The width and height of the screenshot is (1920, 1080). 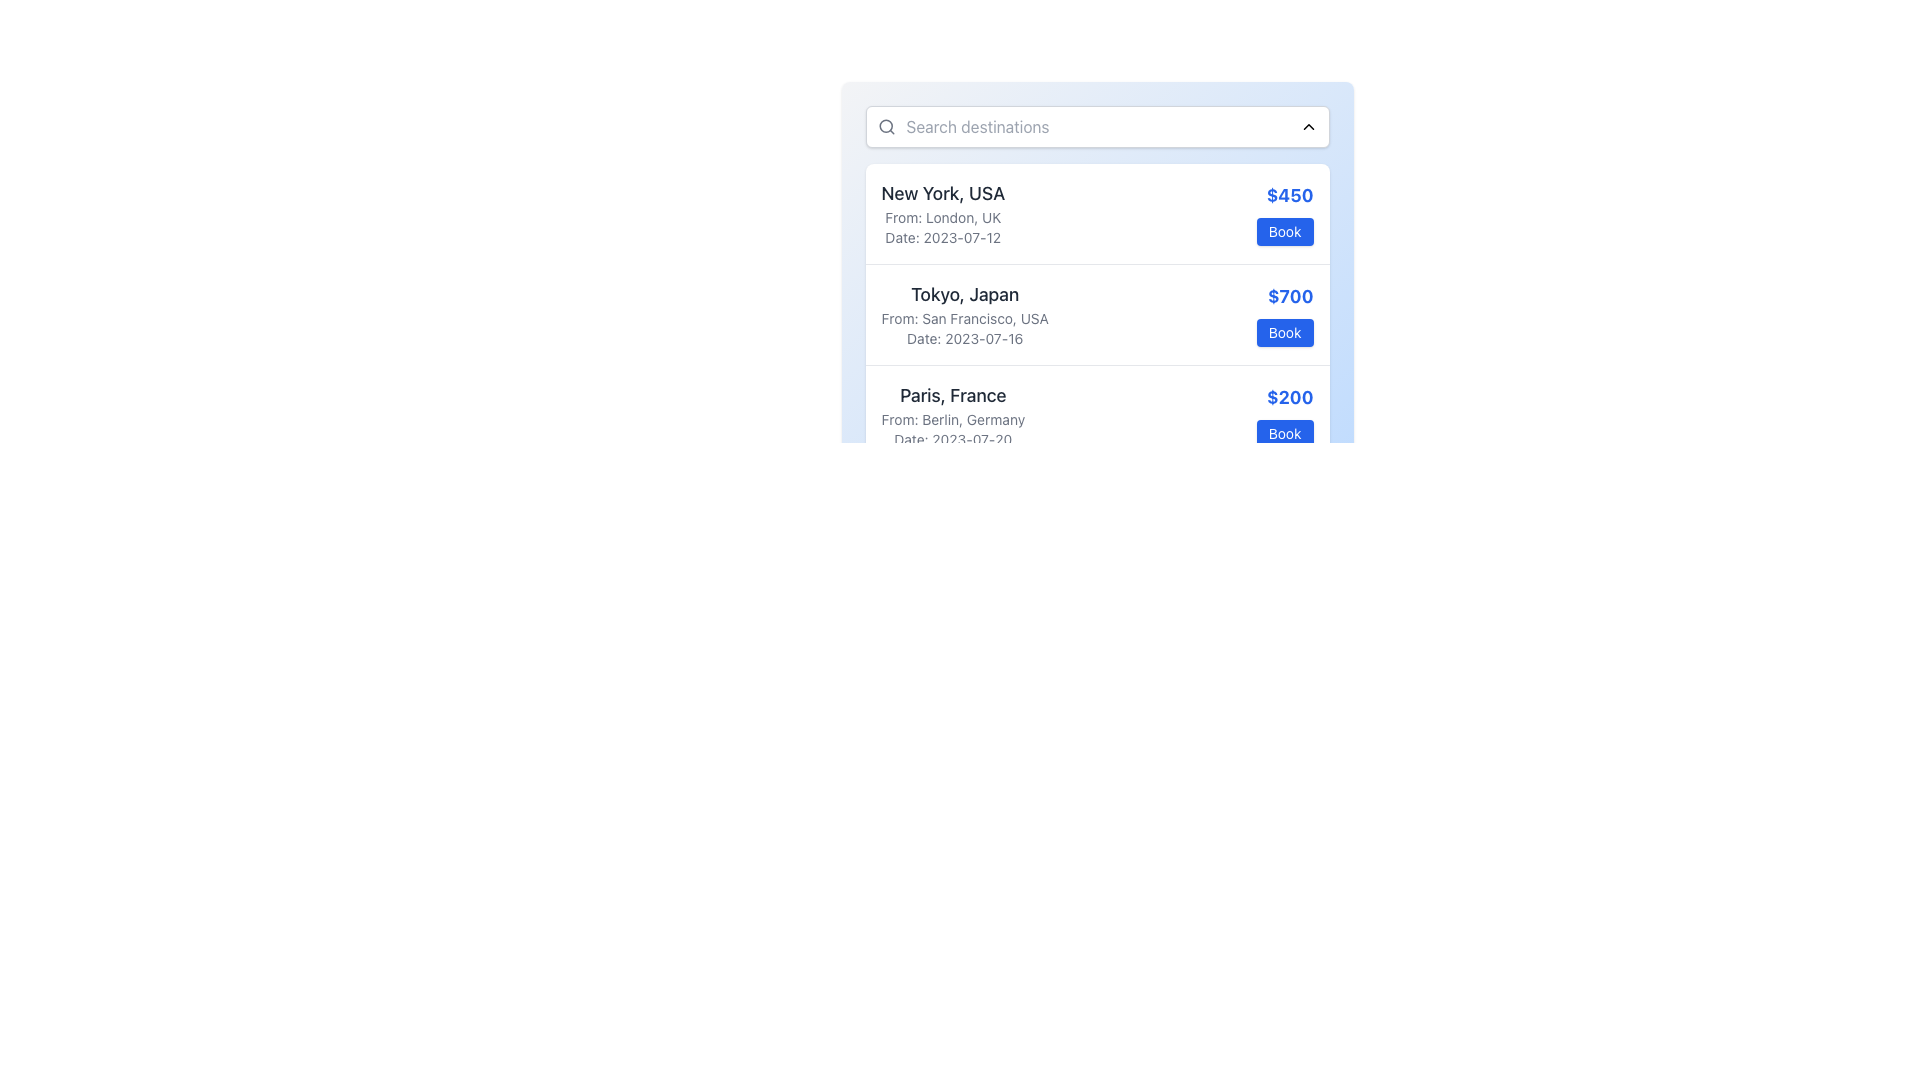 What do you see at coordinates (1285, 213) in the screenshot?
I see `the price display of '$450' in the top right portion of the travel offers list` at bounding box center [1285, 213].